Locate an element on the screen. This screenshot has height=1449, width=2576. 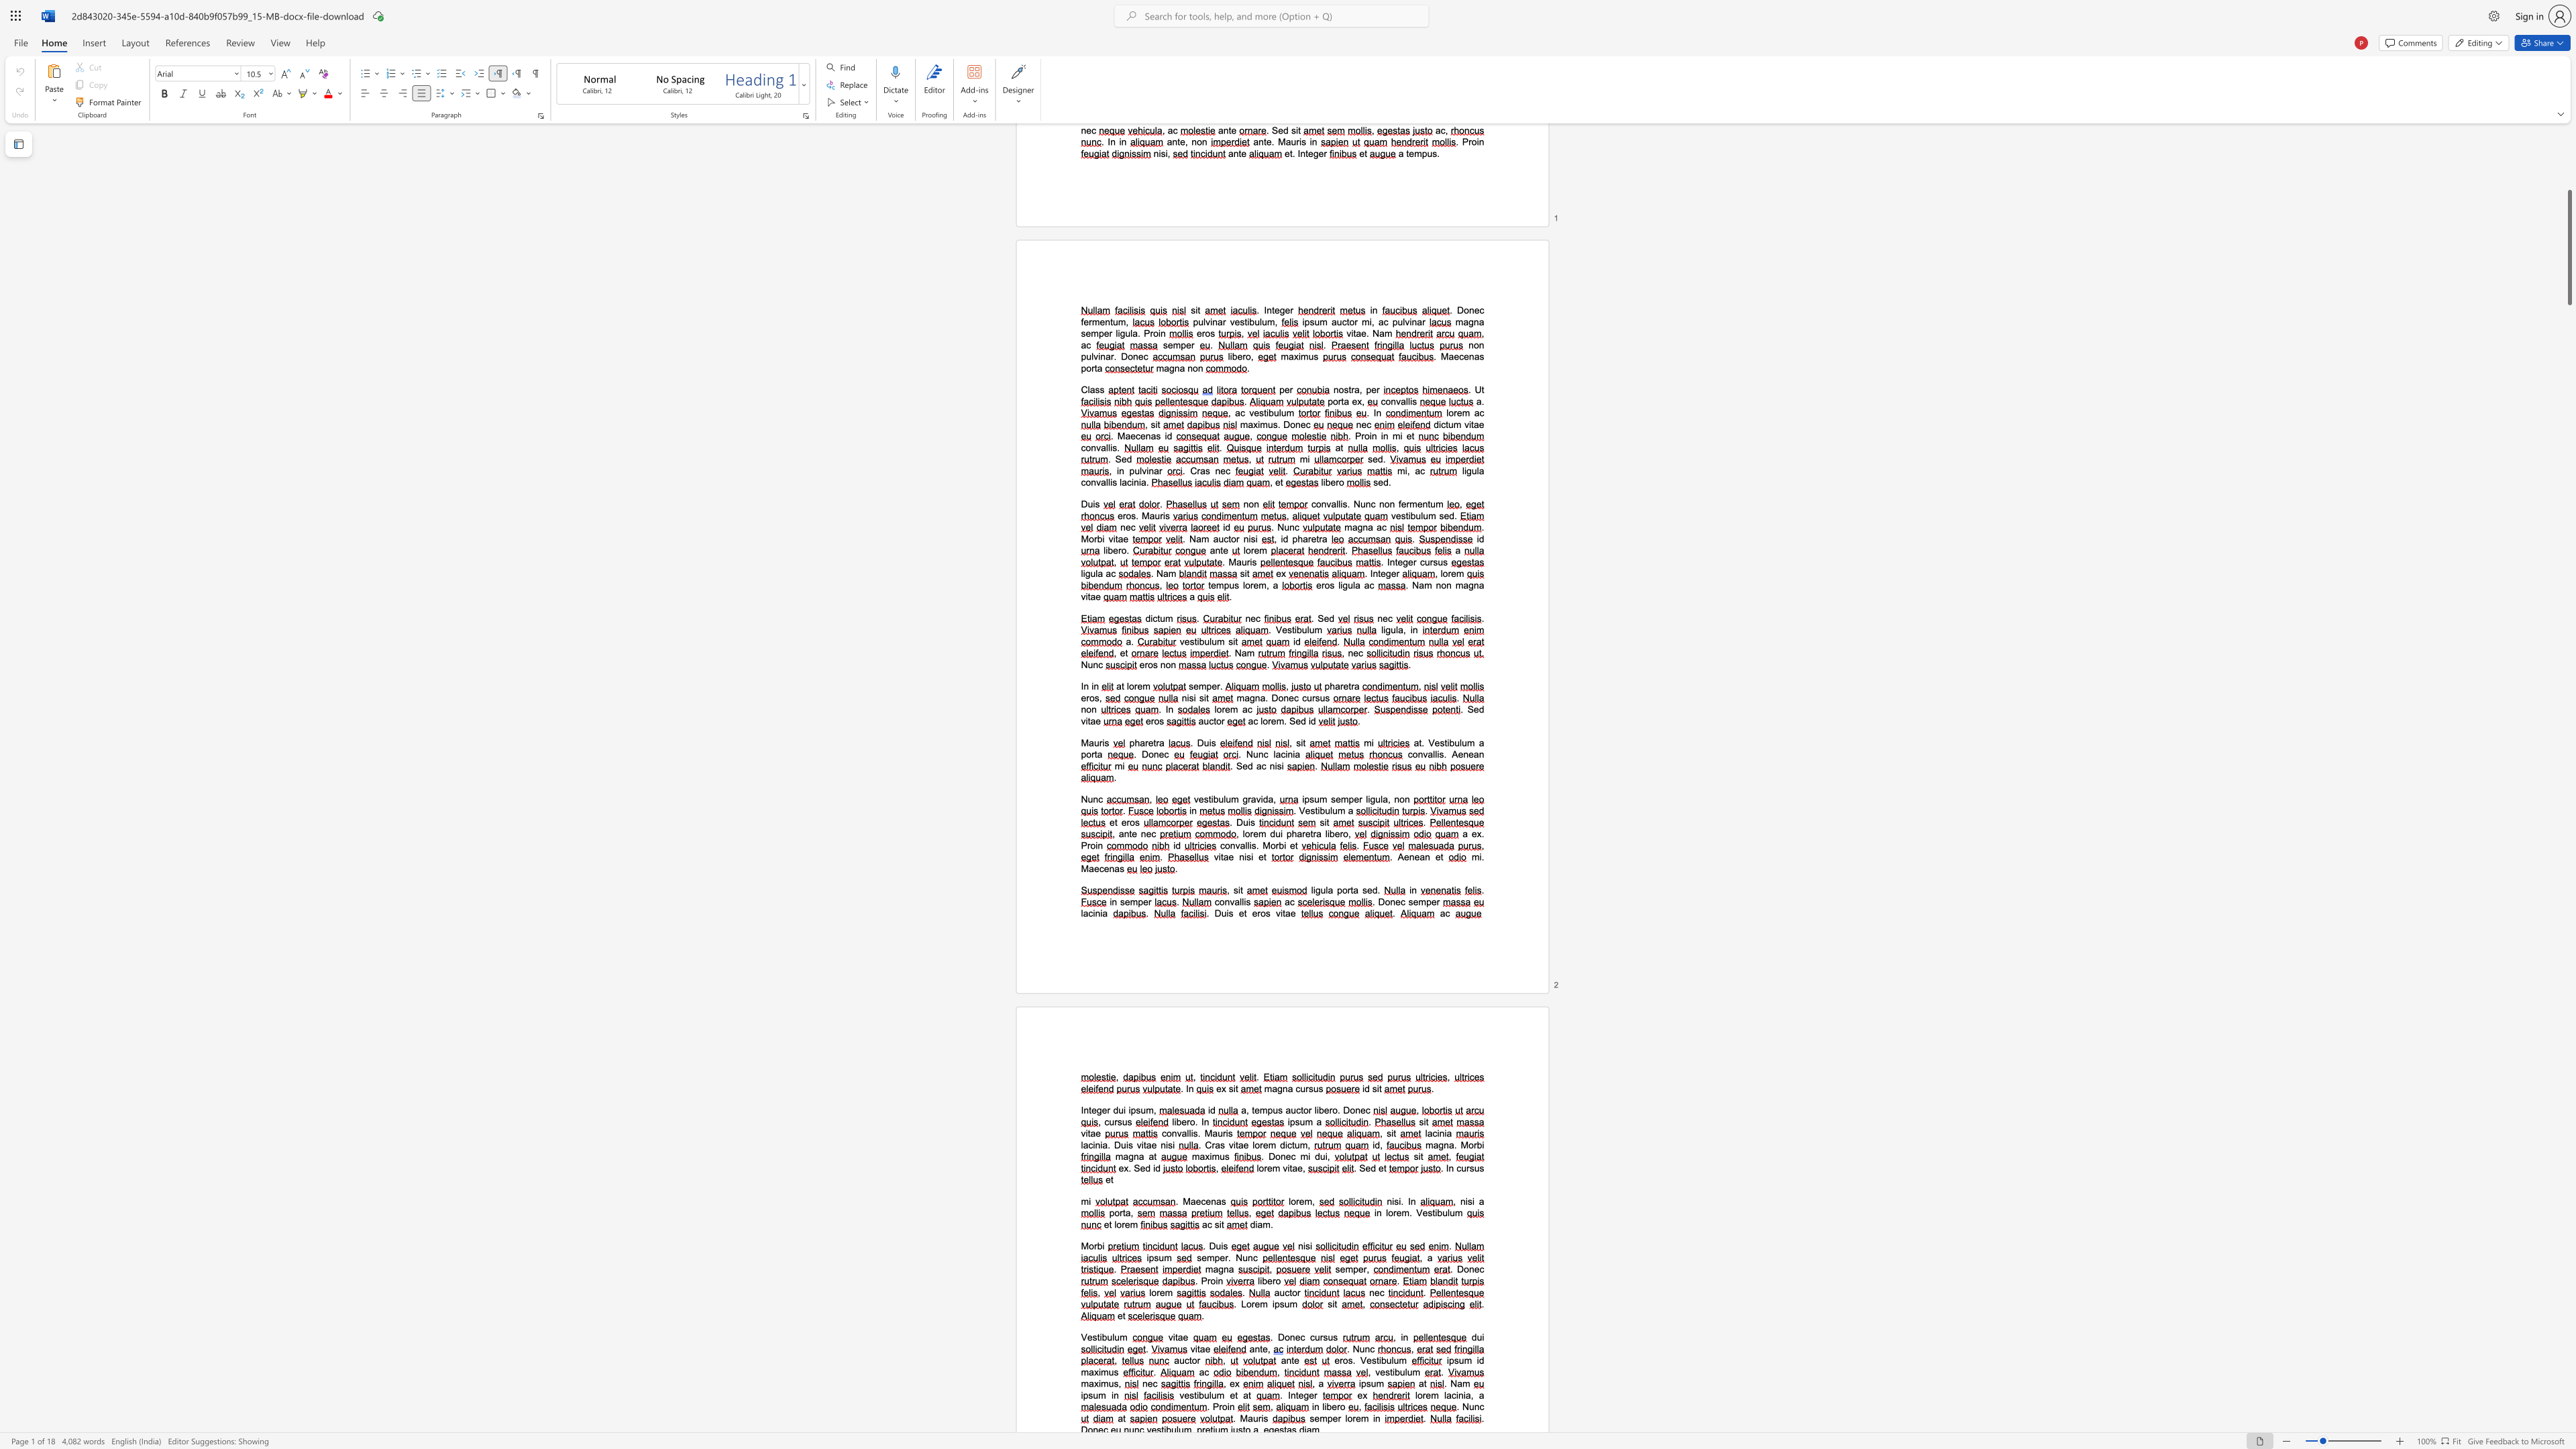
the 1th character "a" in the text is located at coordinates (1218, 1144).